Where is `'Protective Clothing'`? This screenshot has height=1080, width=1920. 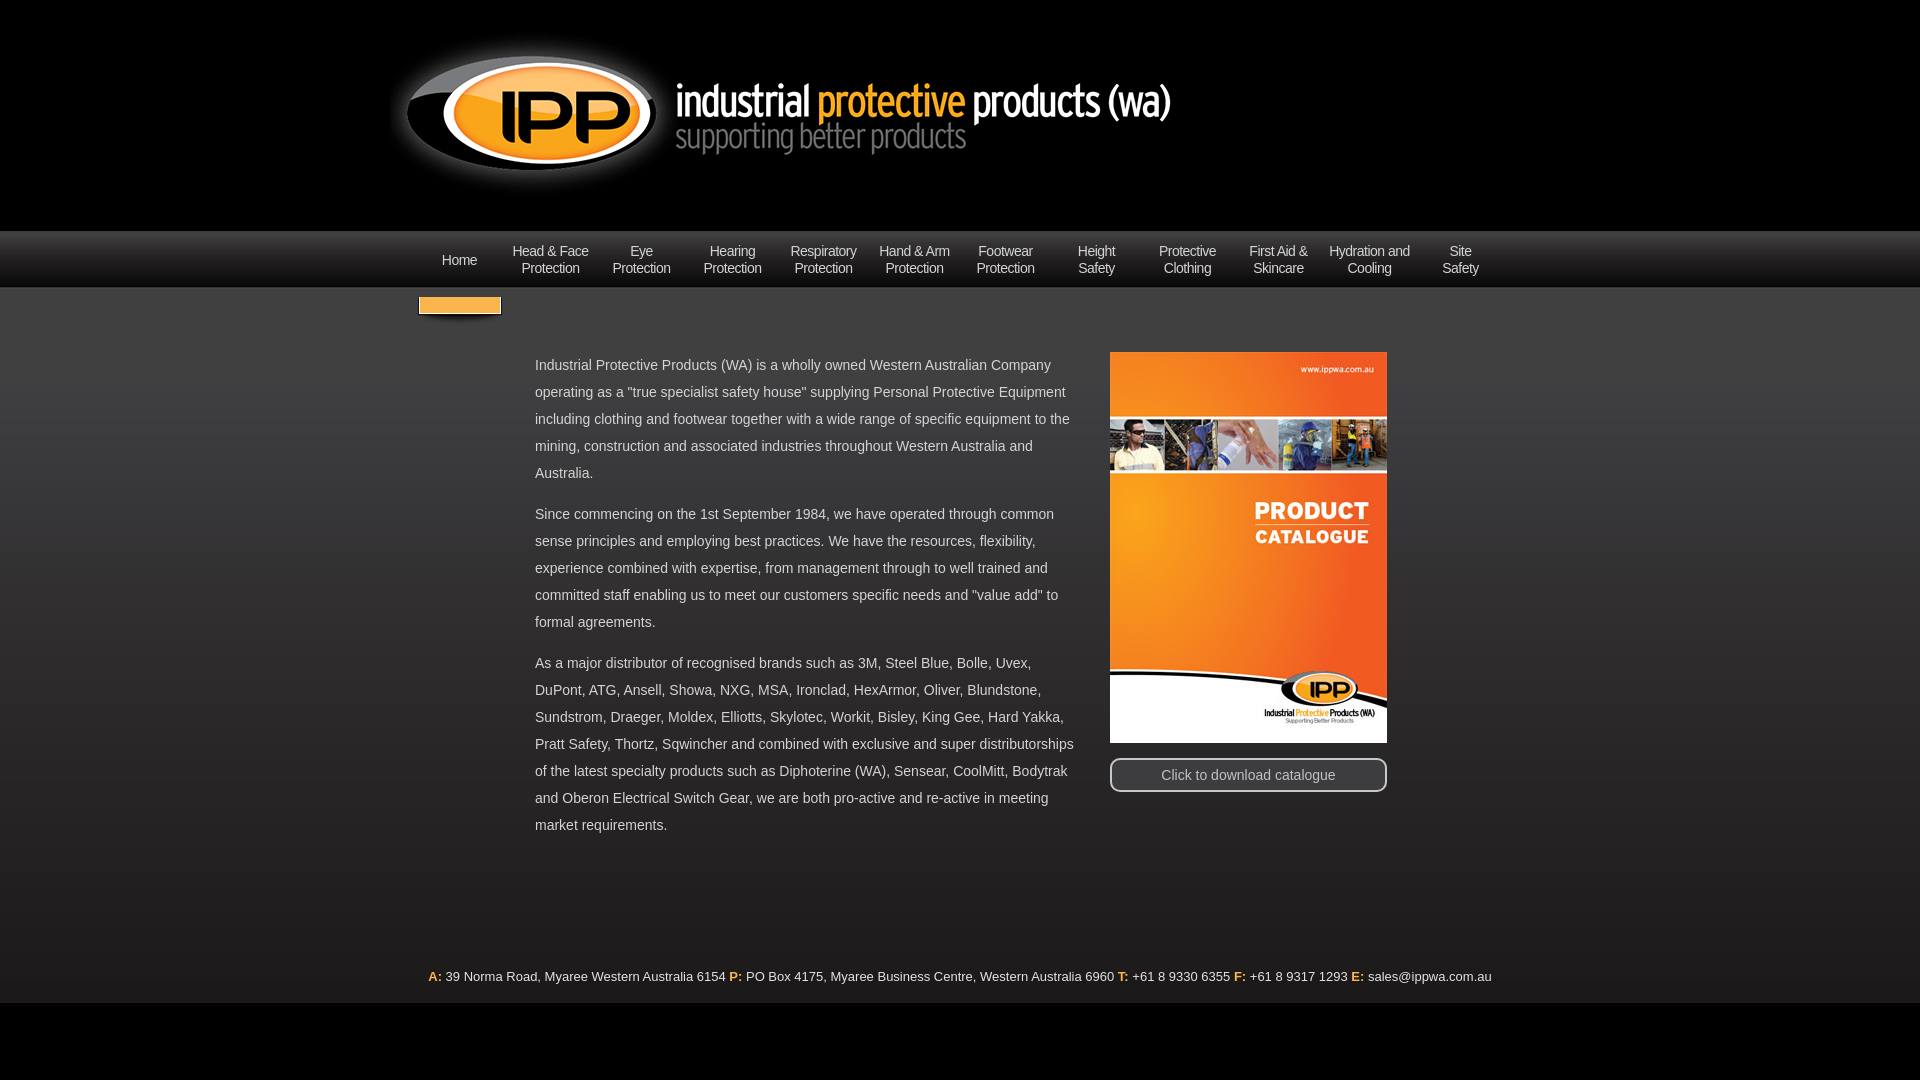
'Protective Clothing' is located at coordinates (1187, 258).